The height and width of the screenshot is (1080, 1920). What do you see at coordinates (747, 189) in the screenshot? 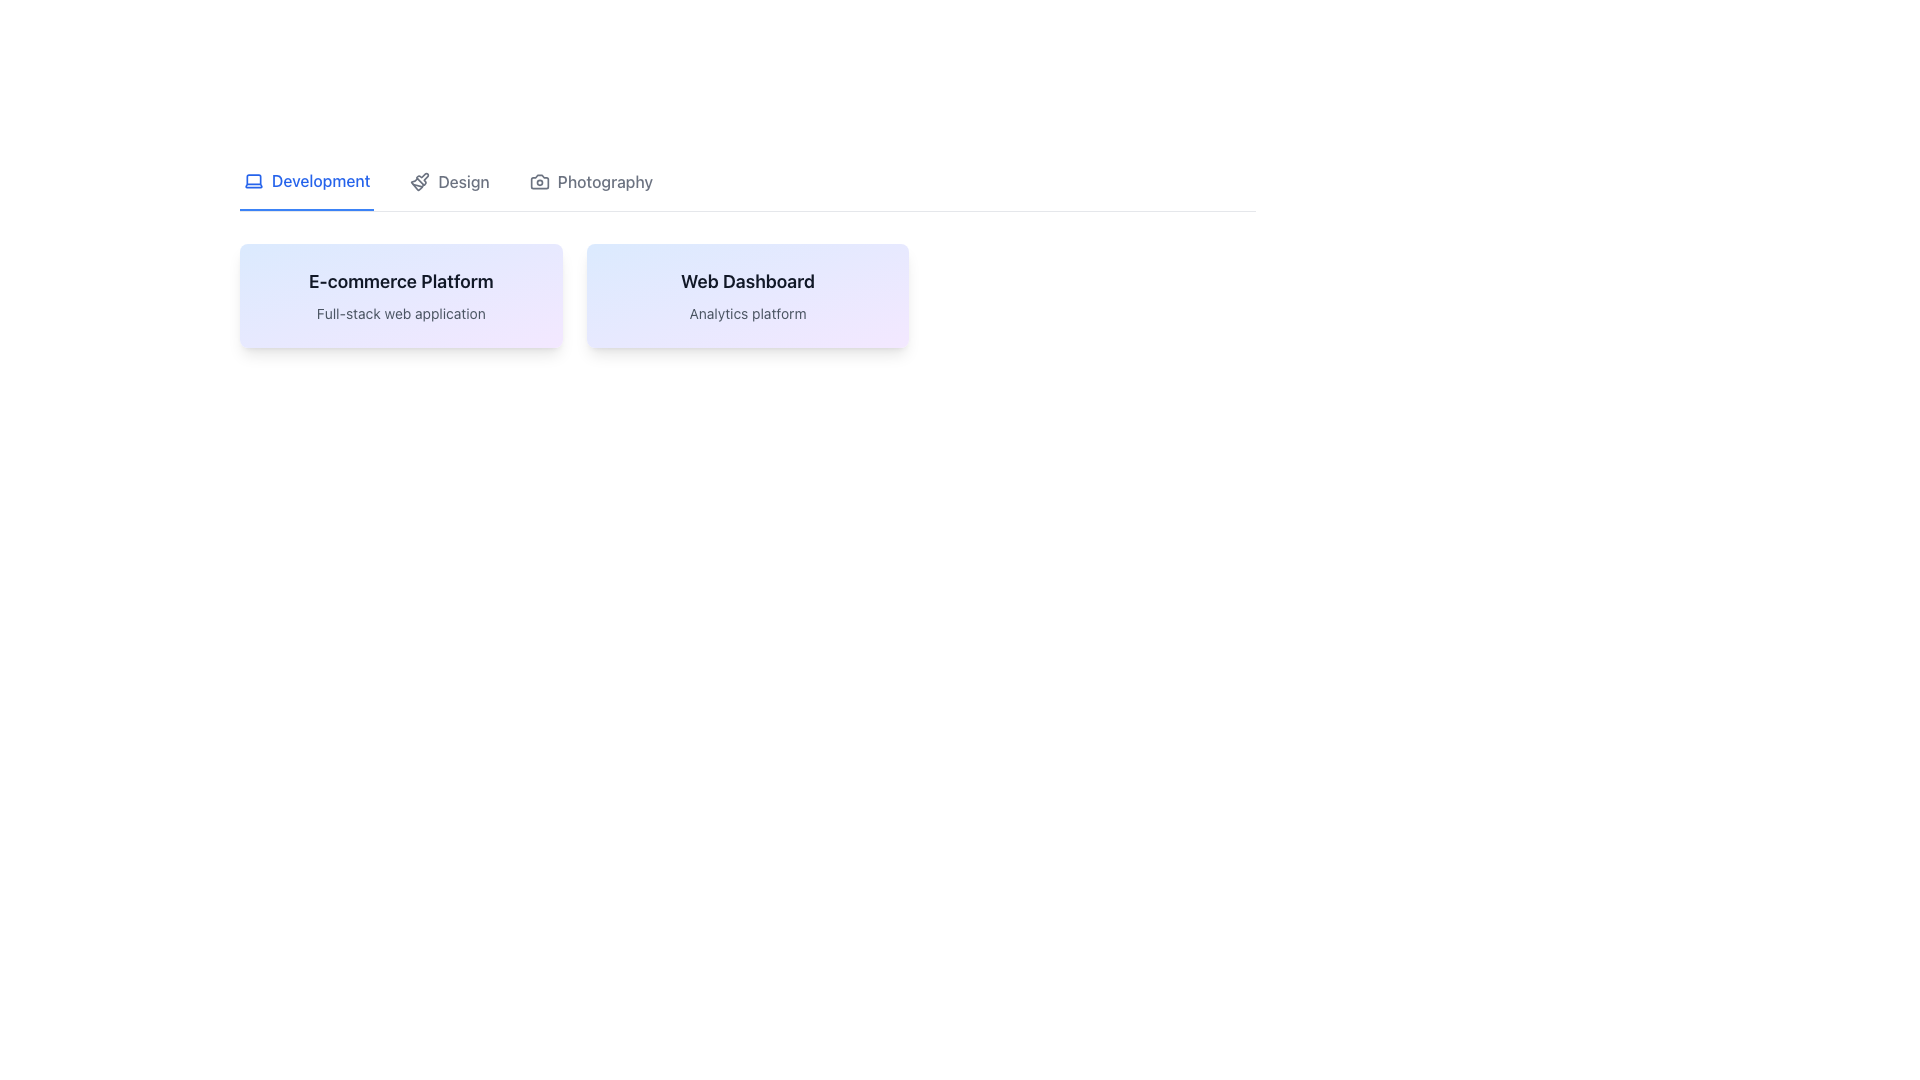
I see `the 'Development', 'Design', or 'Photography' section in the main navigation bar located at the top-center of the page` at bounding box center [747, 189].